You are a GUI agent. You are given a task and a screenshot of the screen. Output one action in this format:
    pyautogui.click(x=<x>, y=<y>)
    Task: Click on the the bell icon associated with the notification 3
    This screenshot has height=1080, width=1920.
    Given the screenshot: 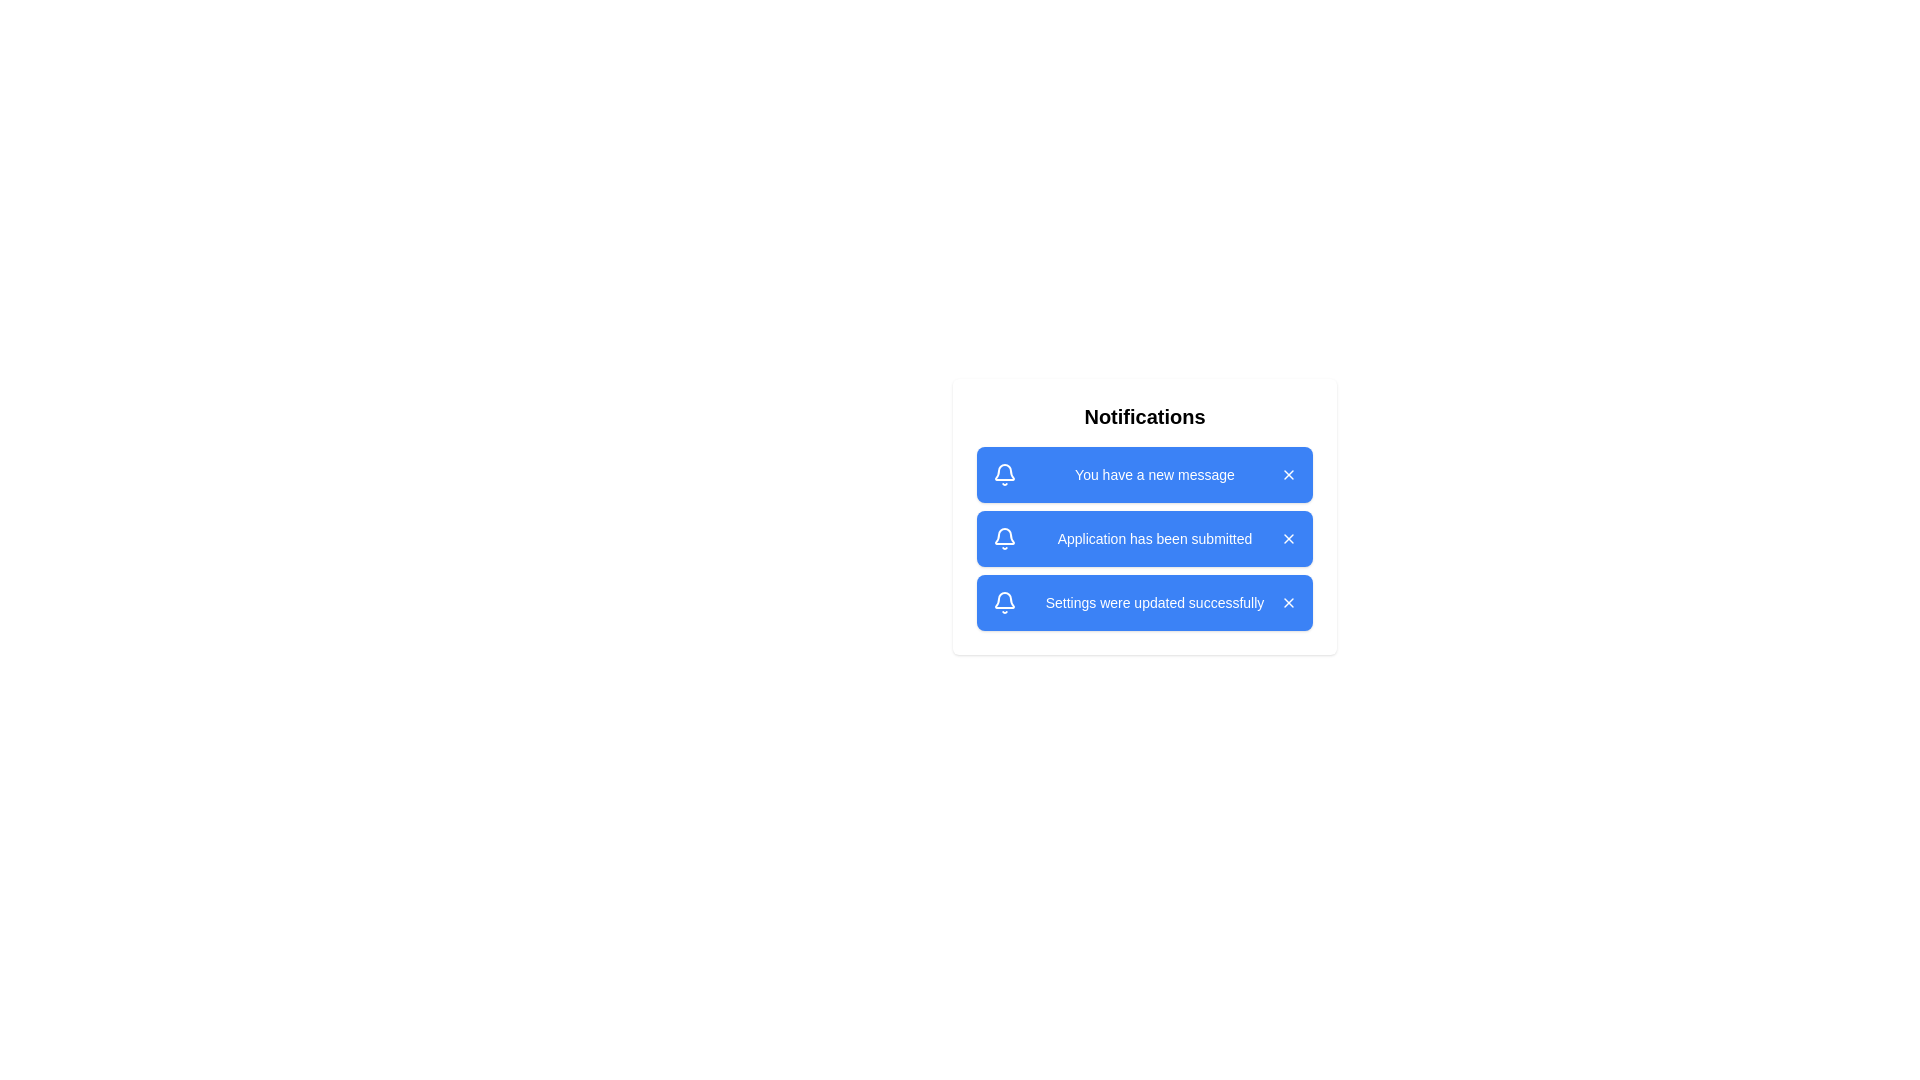 What is the action you would take?
    pyautogui.click(x=1004, y=601)
    